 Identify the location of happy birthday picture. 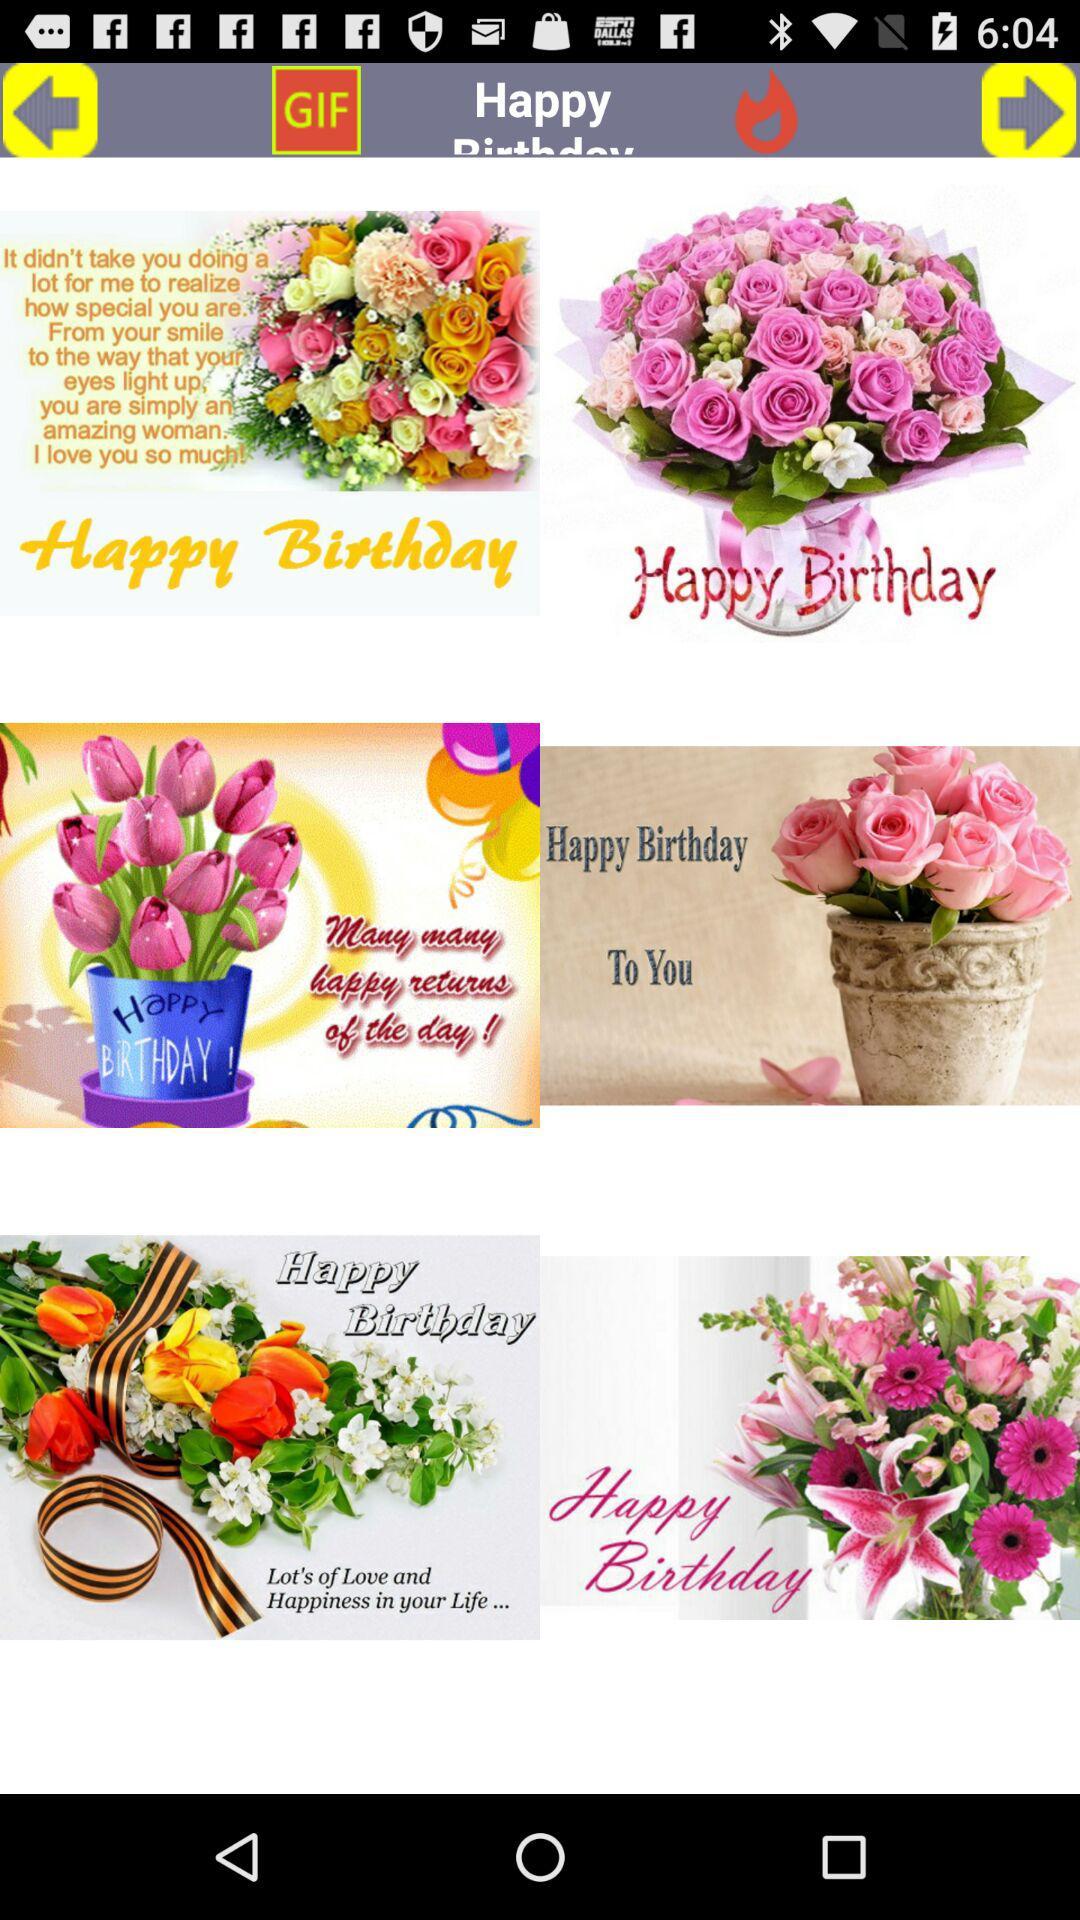
(270, 924).